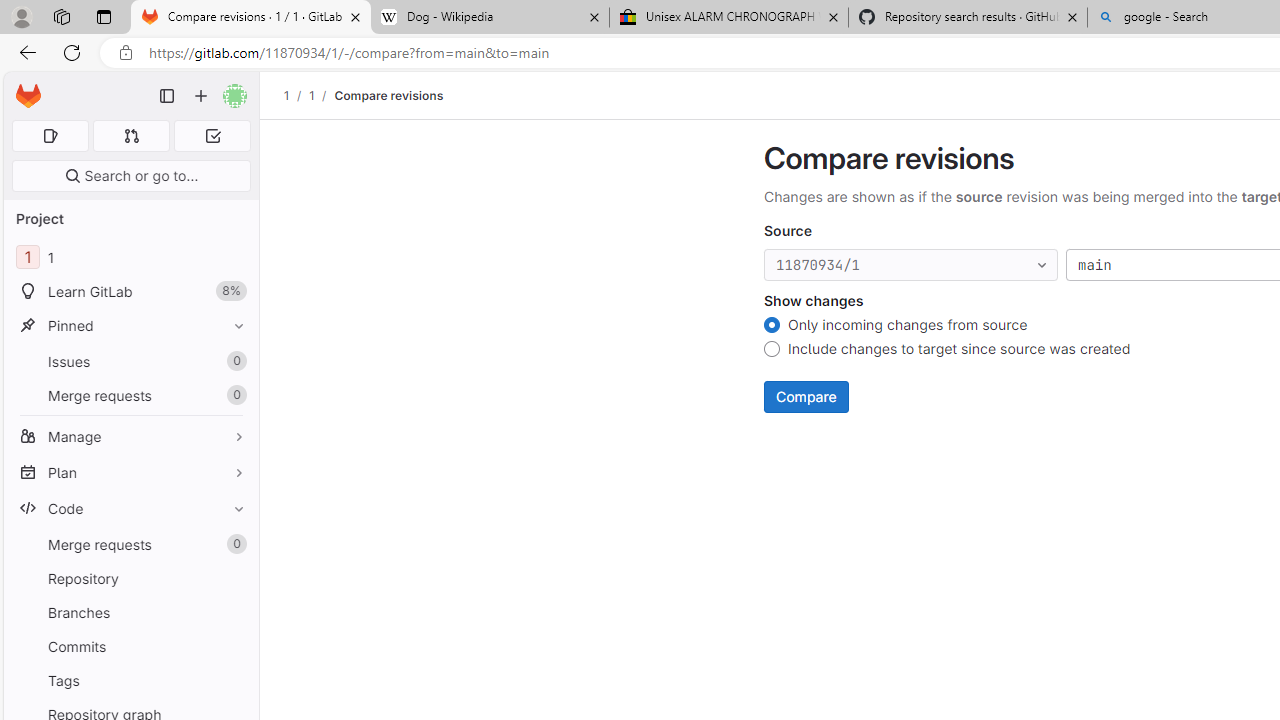  Describe the element at coordinates (130, 646) in the screenshot. I see `'Commits'` at that location.